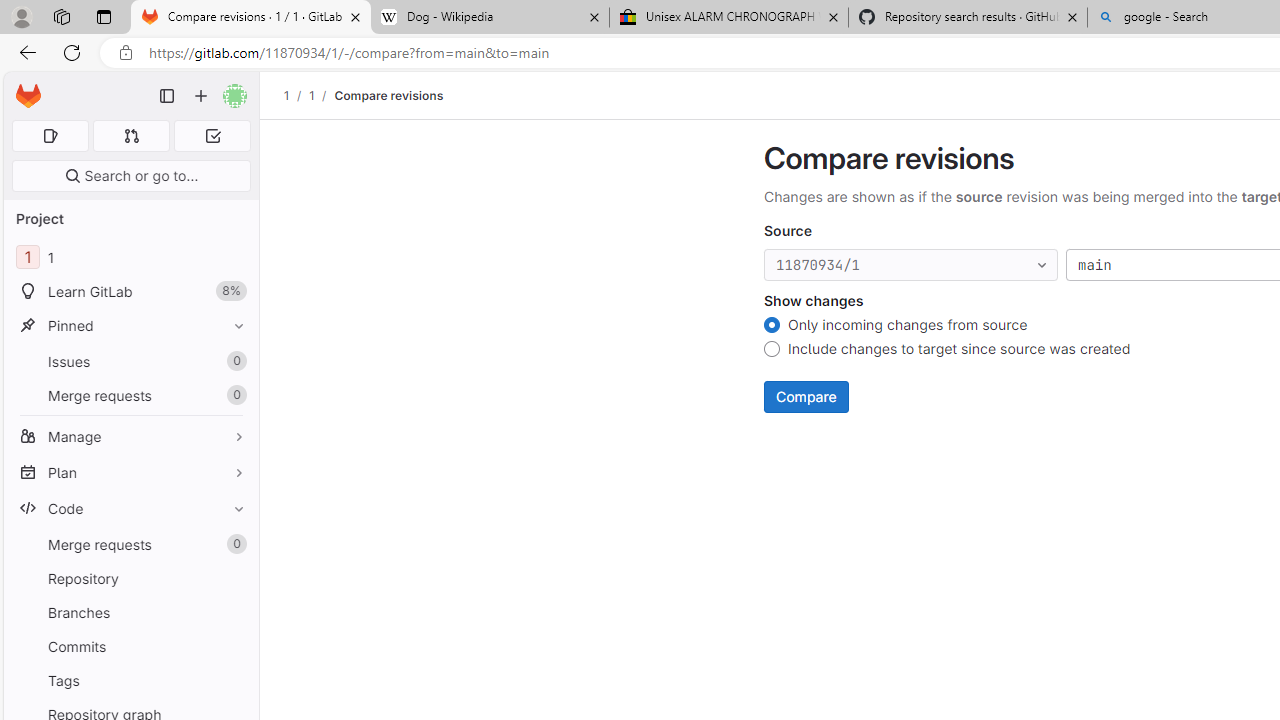  Describe the element at coordinates (130, 646) in the screenshot. I see `'Commits'` at that location.